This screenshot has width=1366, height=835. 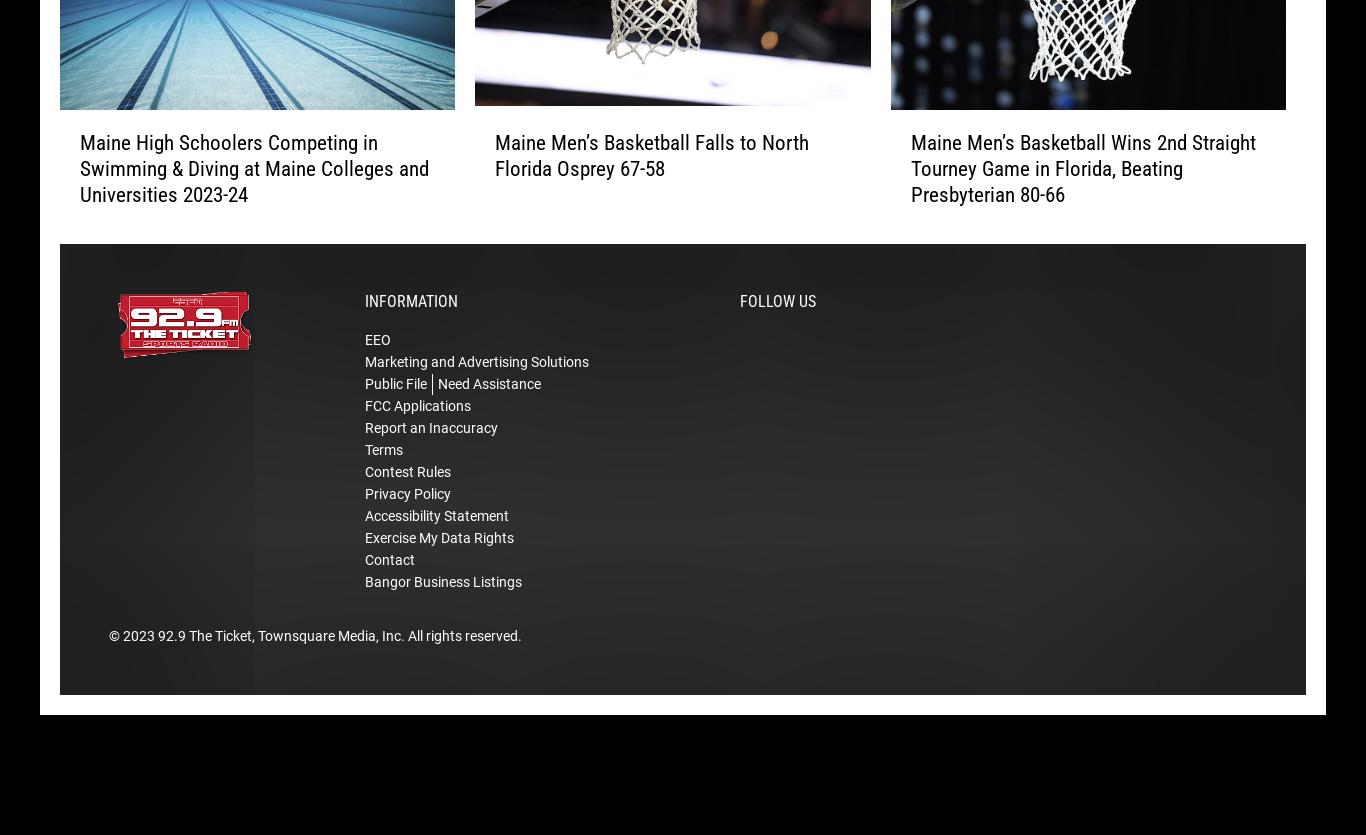 What do you see at coordinates (489, 414) in the screenshot?
I see `'Need Assistance'` at bounding box center [489, 414].